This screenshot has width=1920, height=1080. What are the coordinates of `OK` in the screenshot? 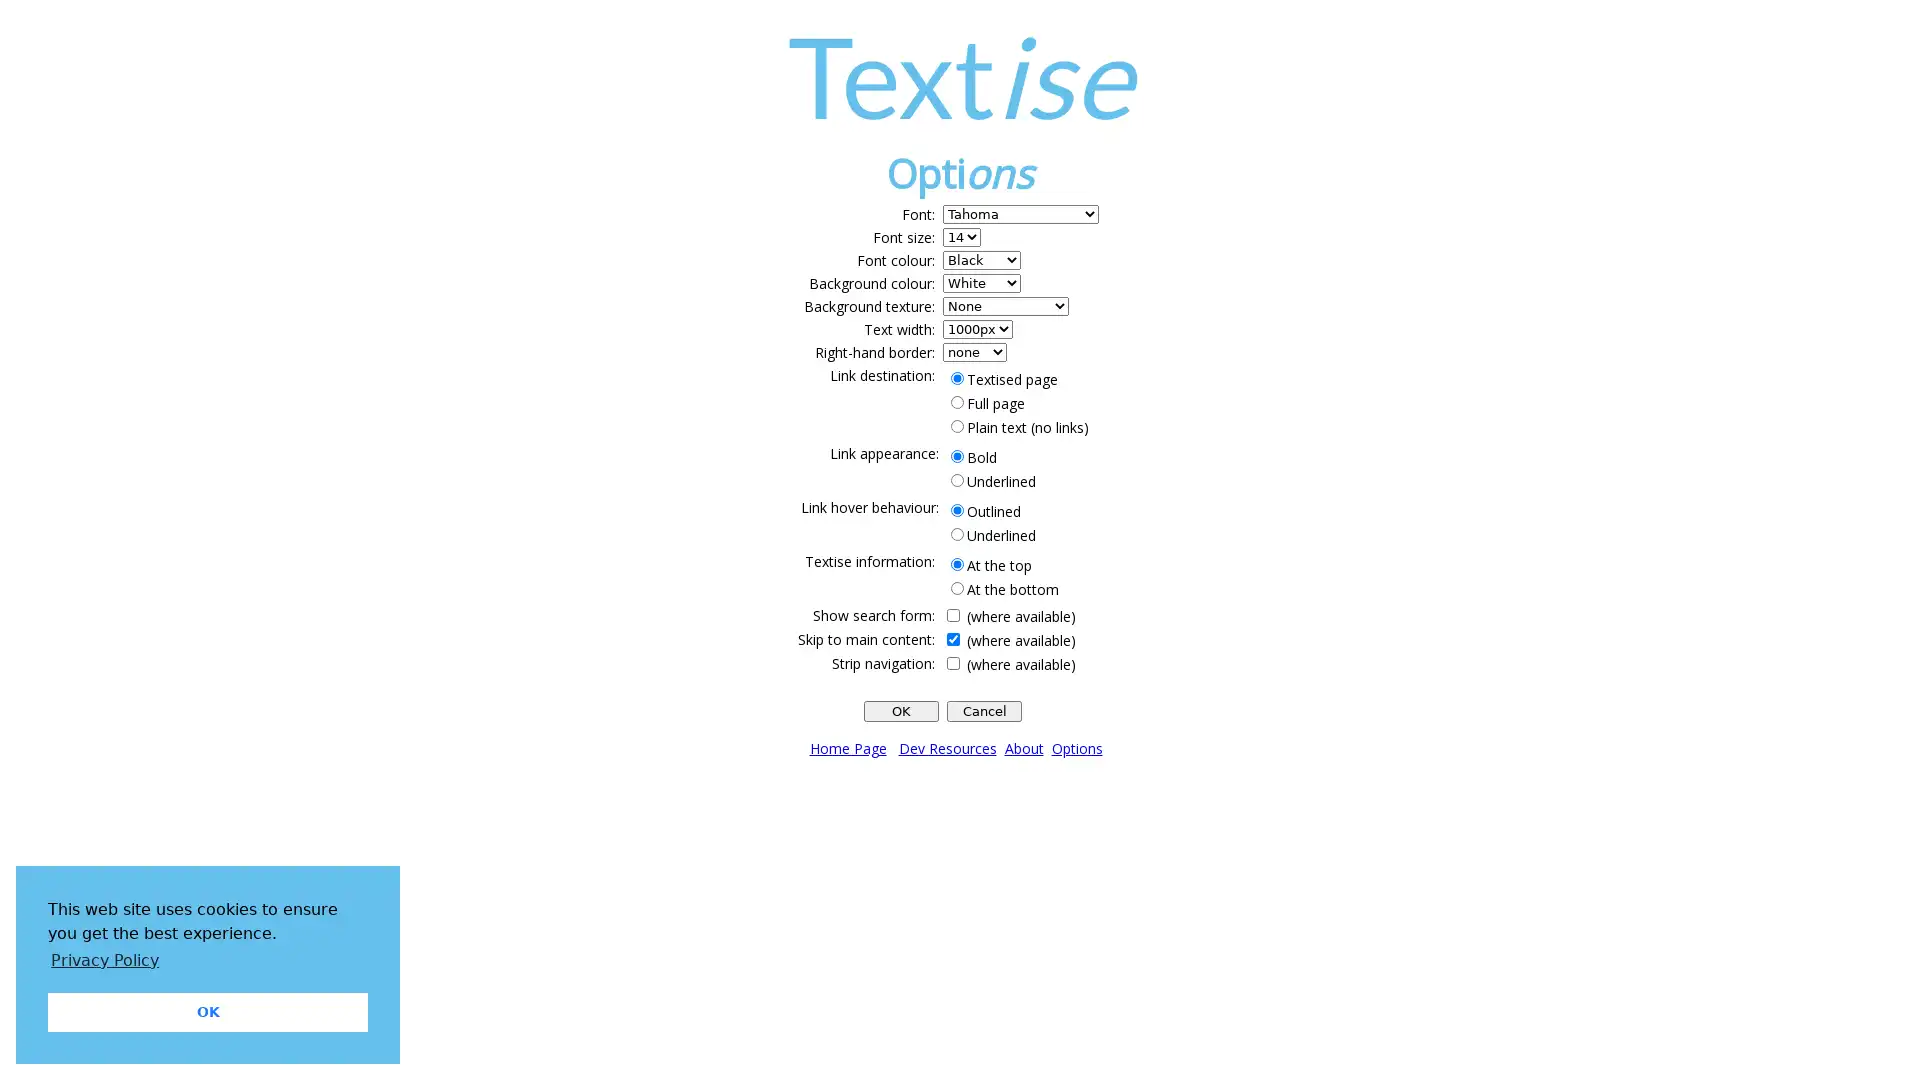 It's located at (900, 710).